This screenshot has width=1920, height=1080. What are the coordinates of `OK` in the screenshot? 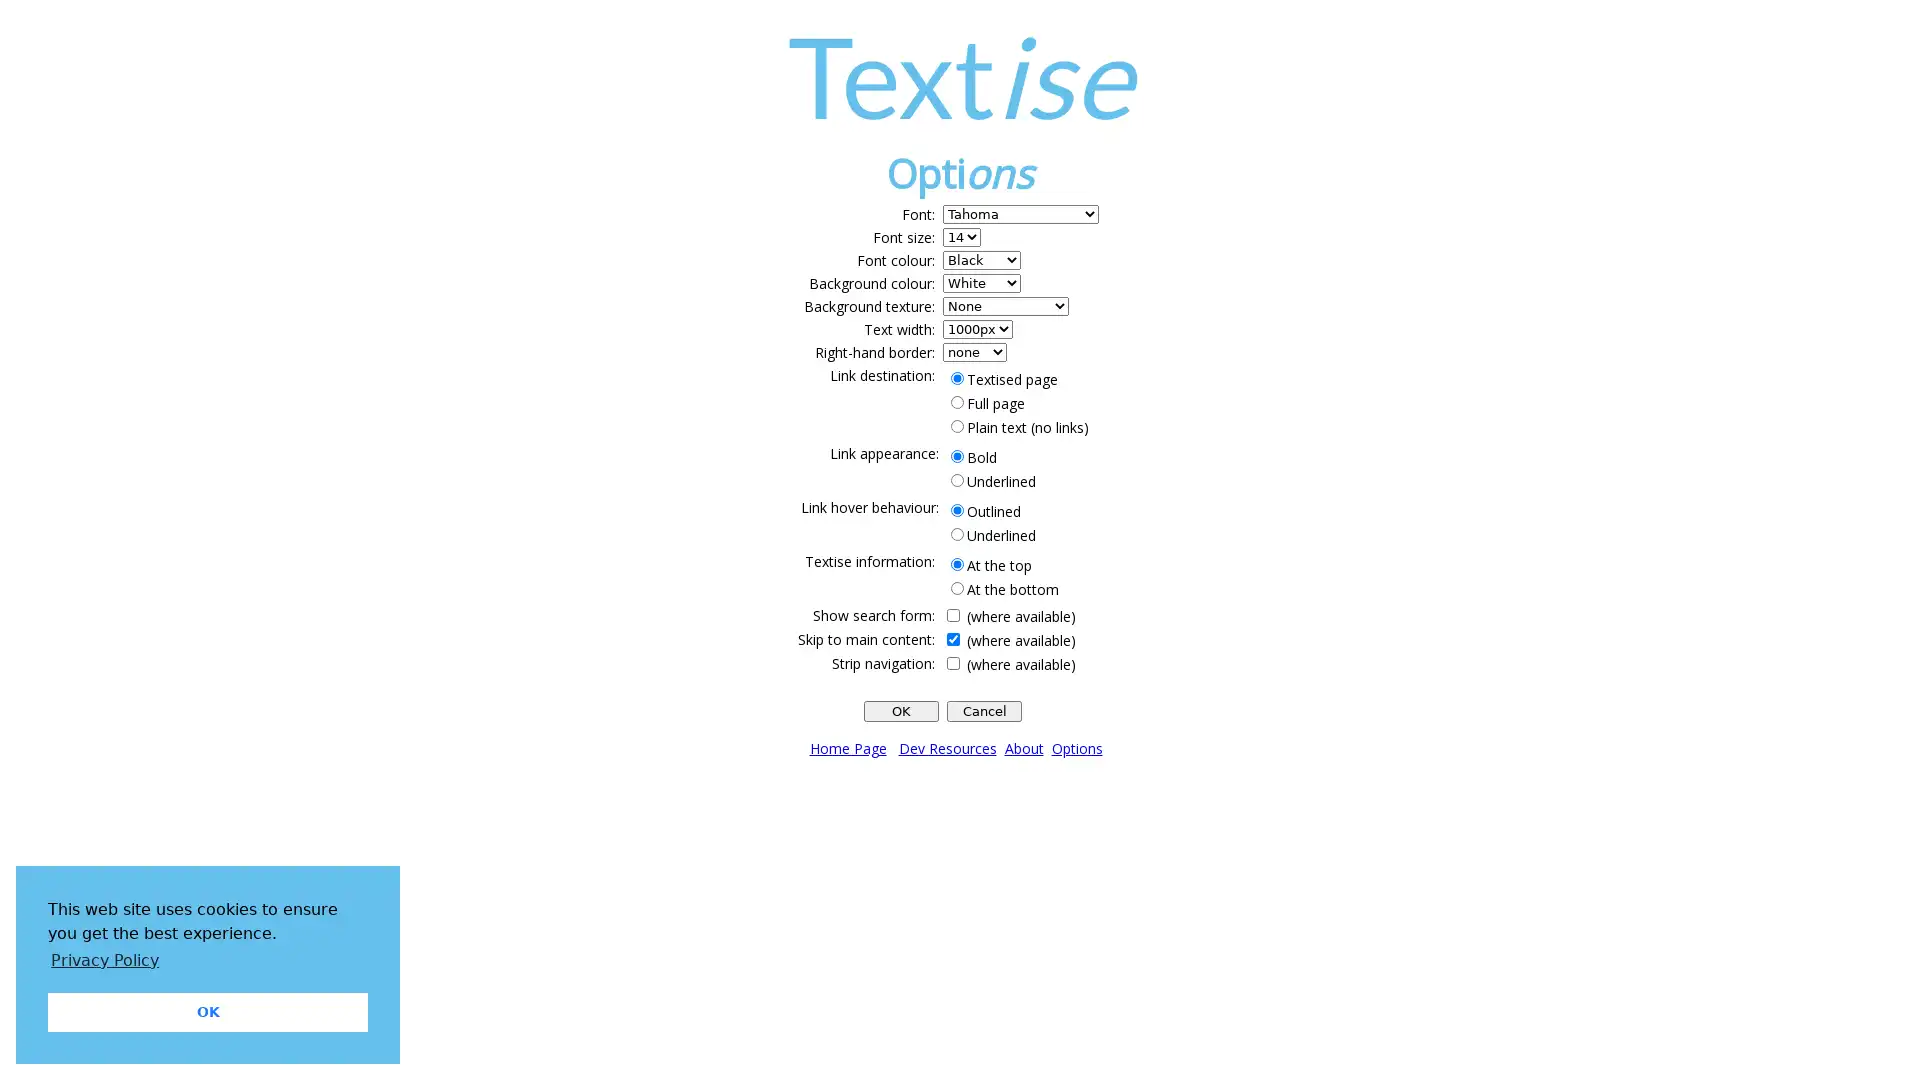 It's located at (900, 710).